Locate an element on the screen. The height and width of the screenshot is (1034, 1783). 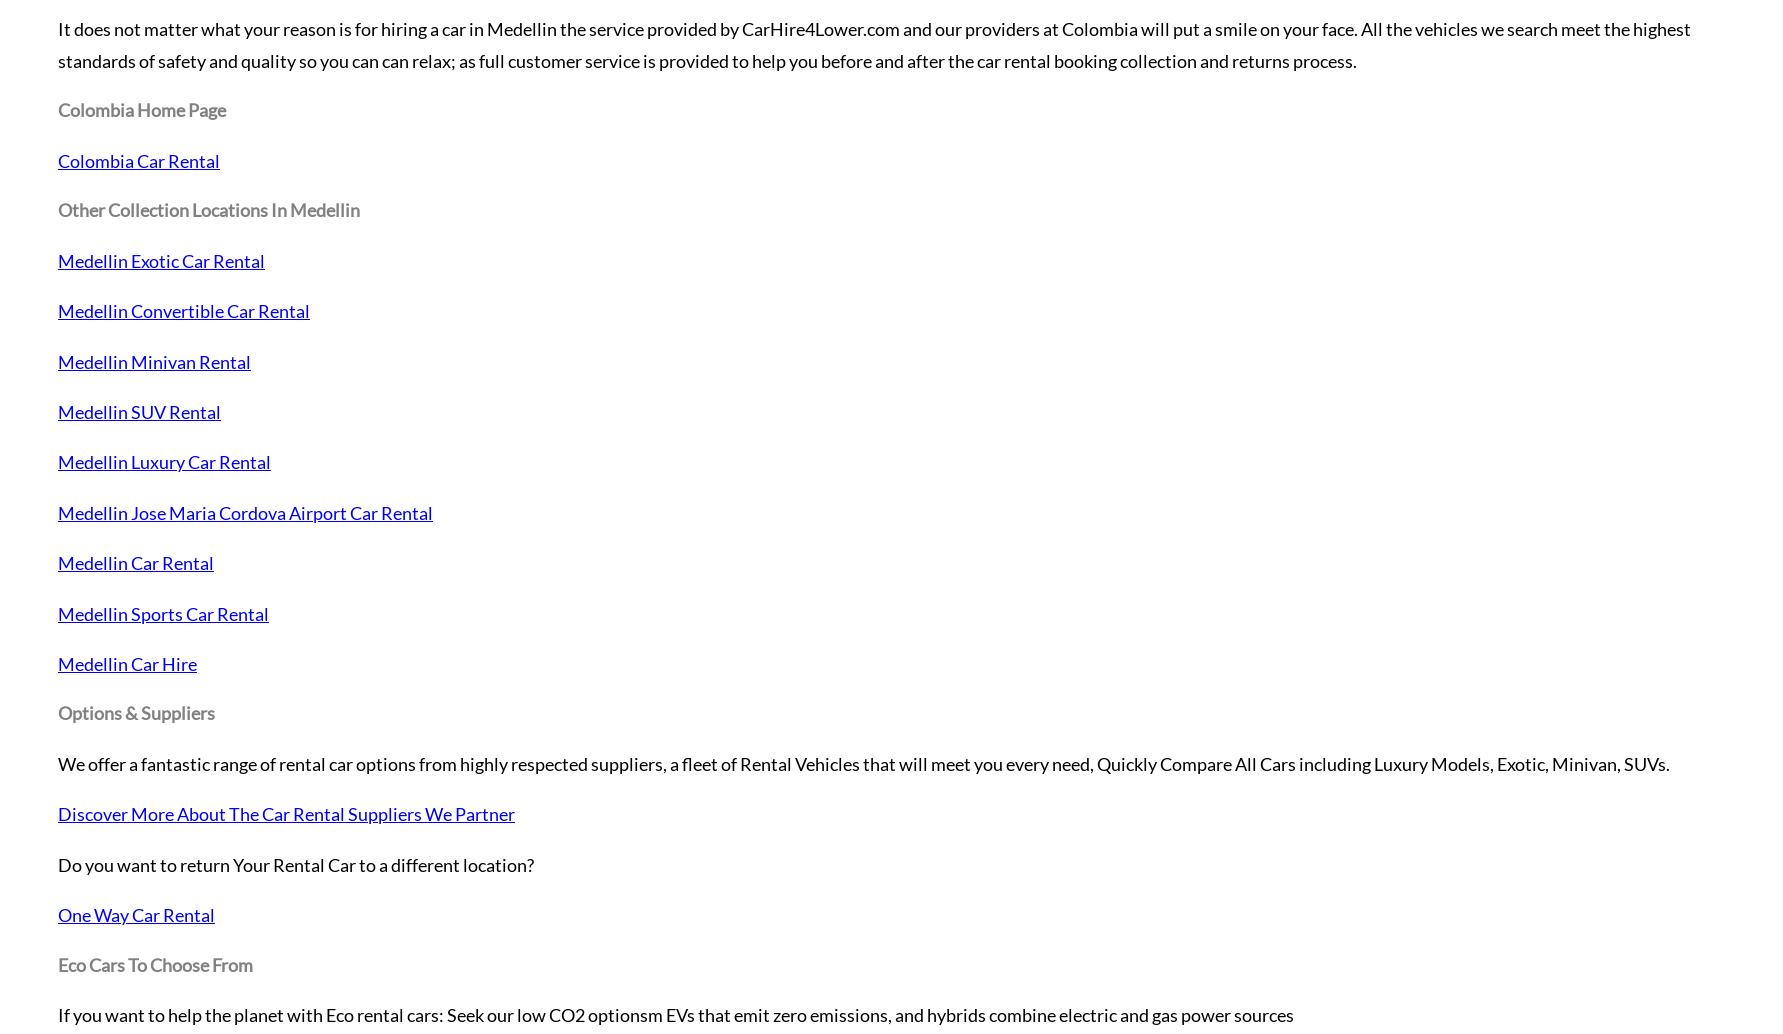
'Medellin SUV Rental' is located at coordinates (138, 411).